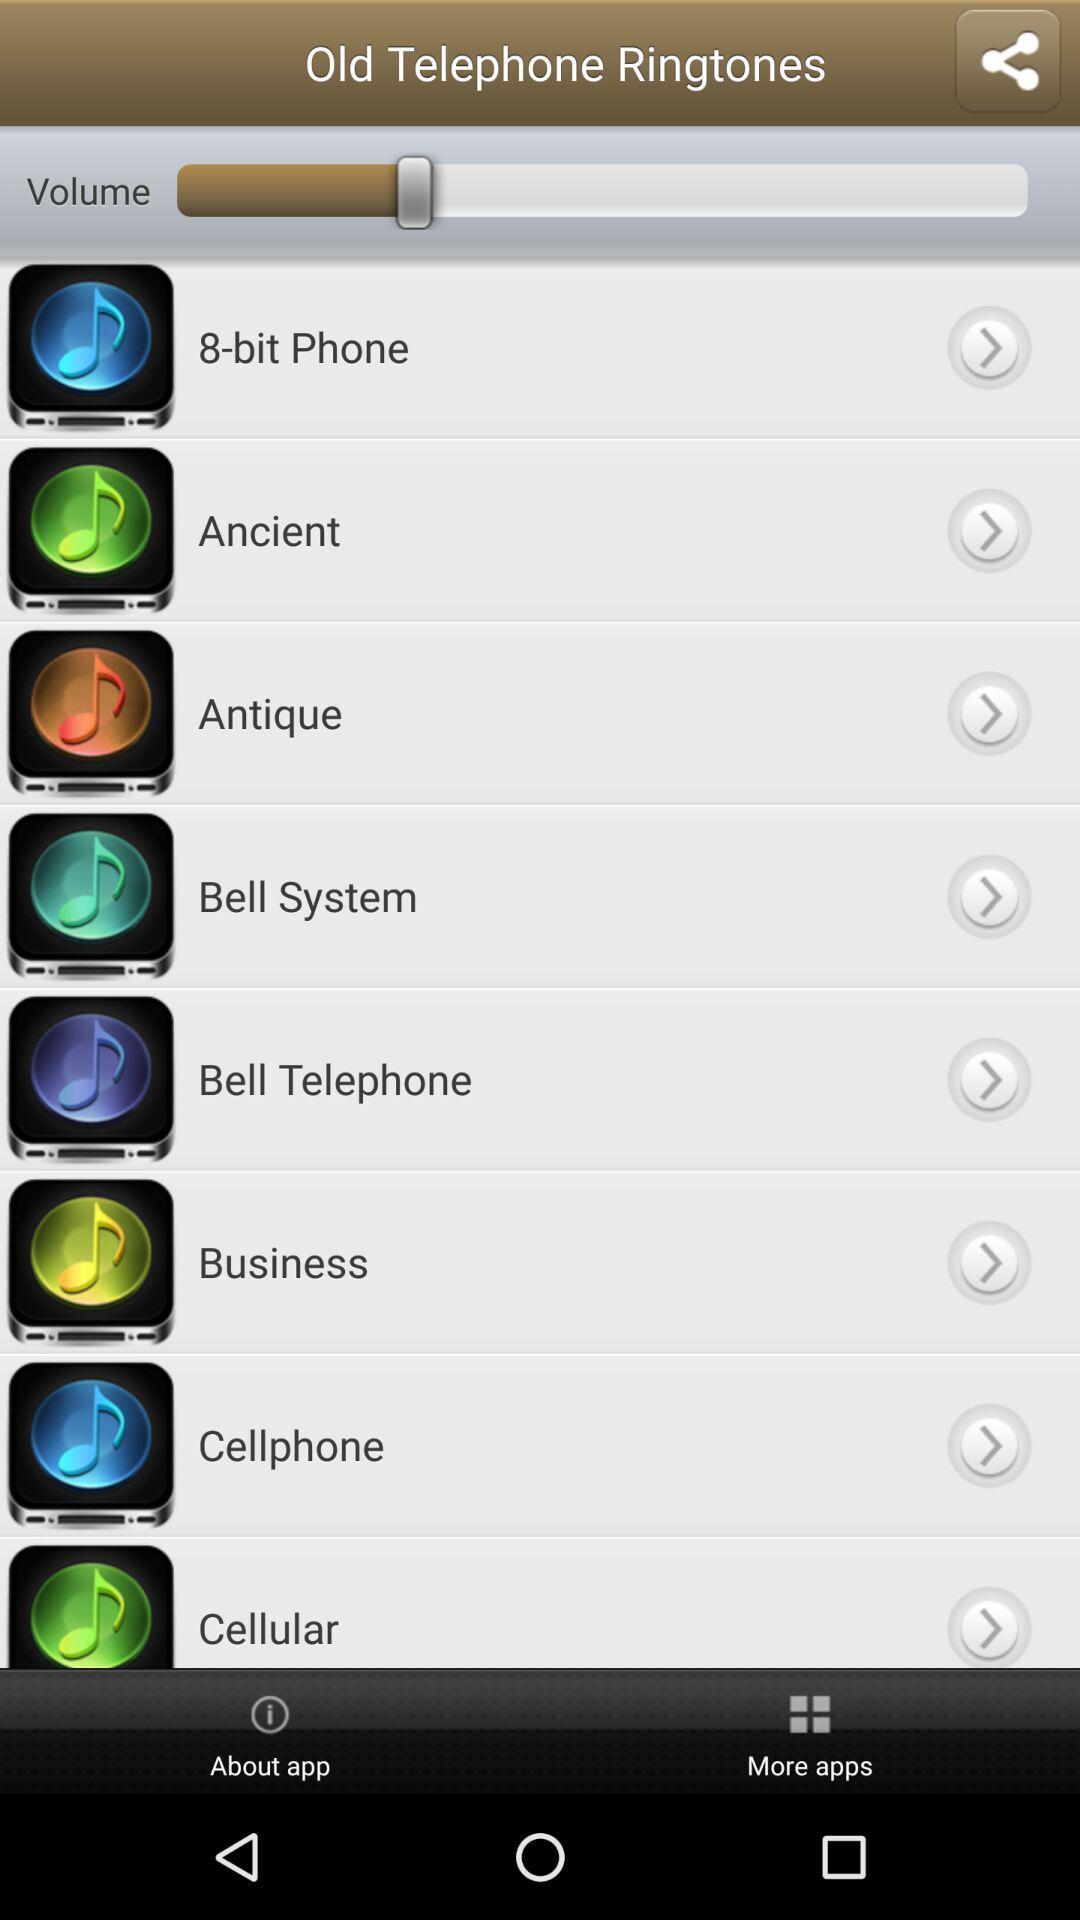 The height and width of the screenshot is (1920, 1080). I want to click on button, so click(987, 1260).